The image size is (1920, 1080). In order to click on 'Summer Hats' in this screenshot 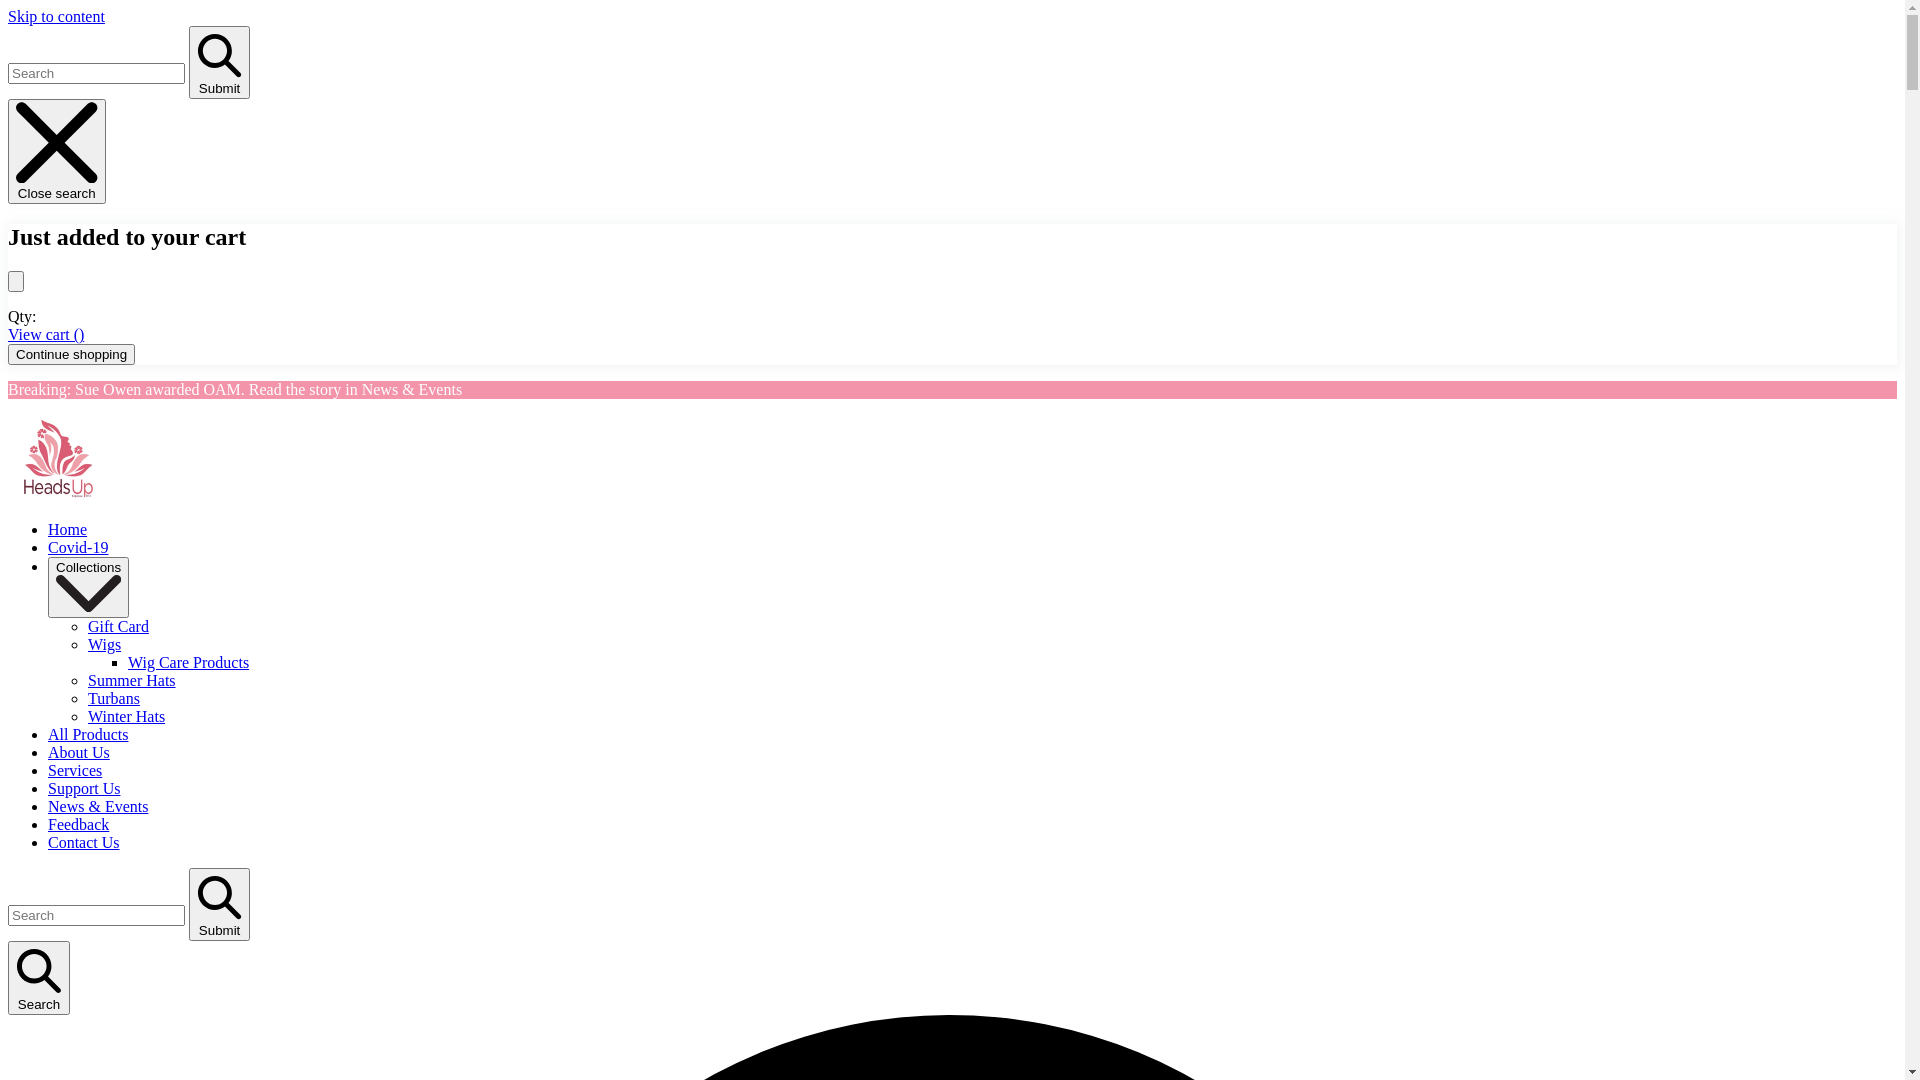, I will do `click(130, 679)`.